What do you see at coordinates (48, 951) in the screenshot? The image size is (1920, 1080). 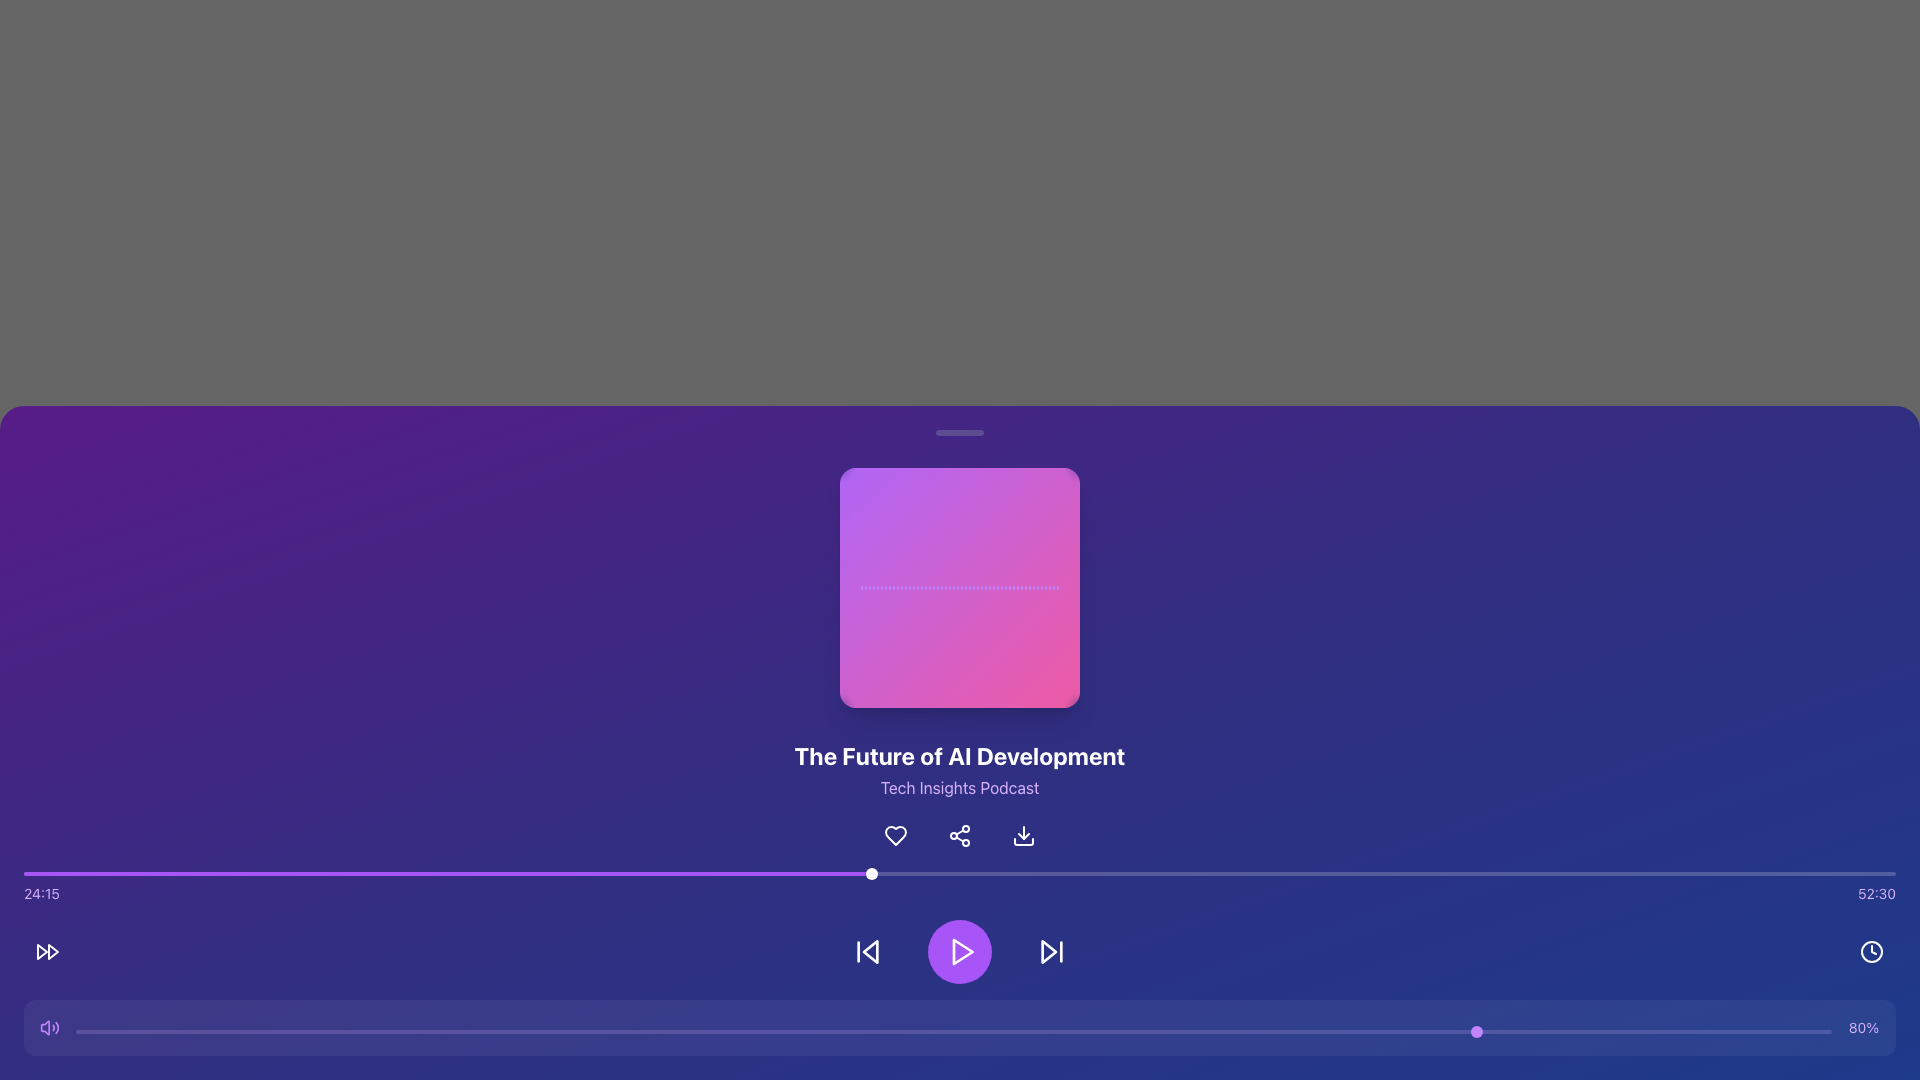 I see `the fast-forward button located second to the right in the media playback control group at the bottom of the interface` at bounding box center [48, 951].